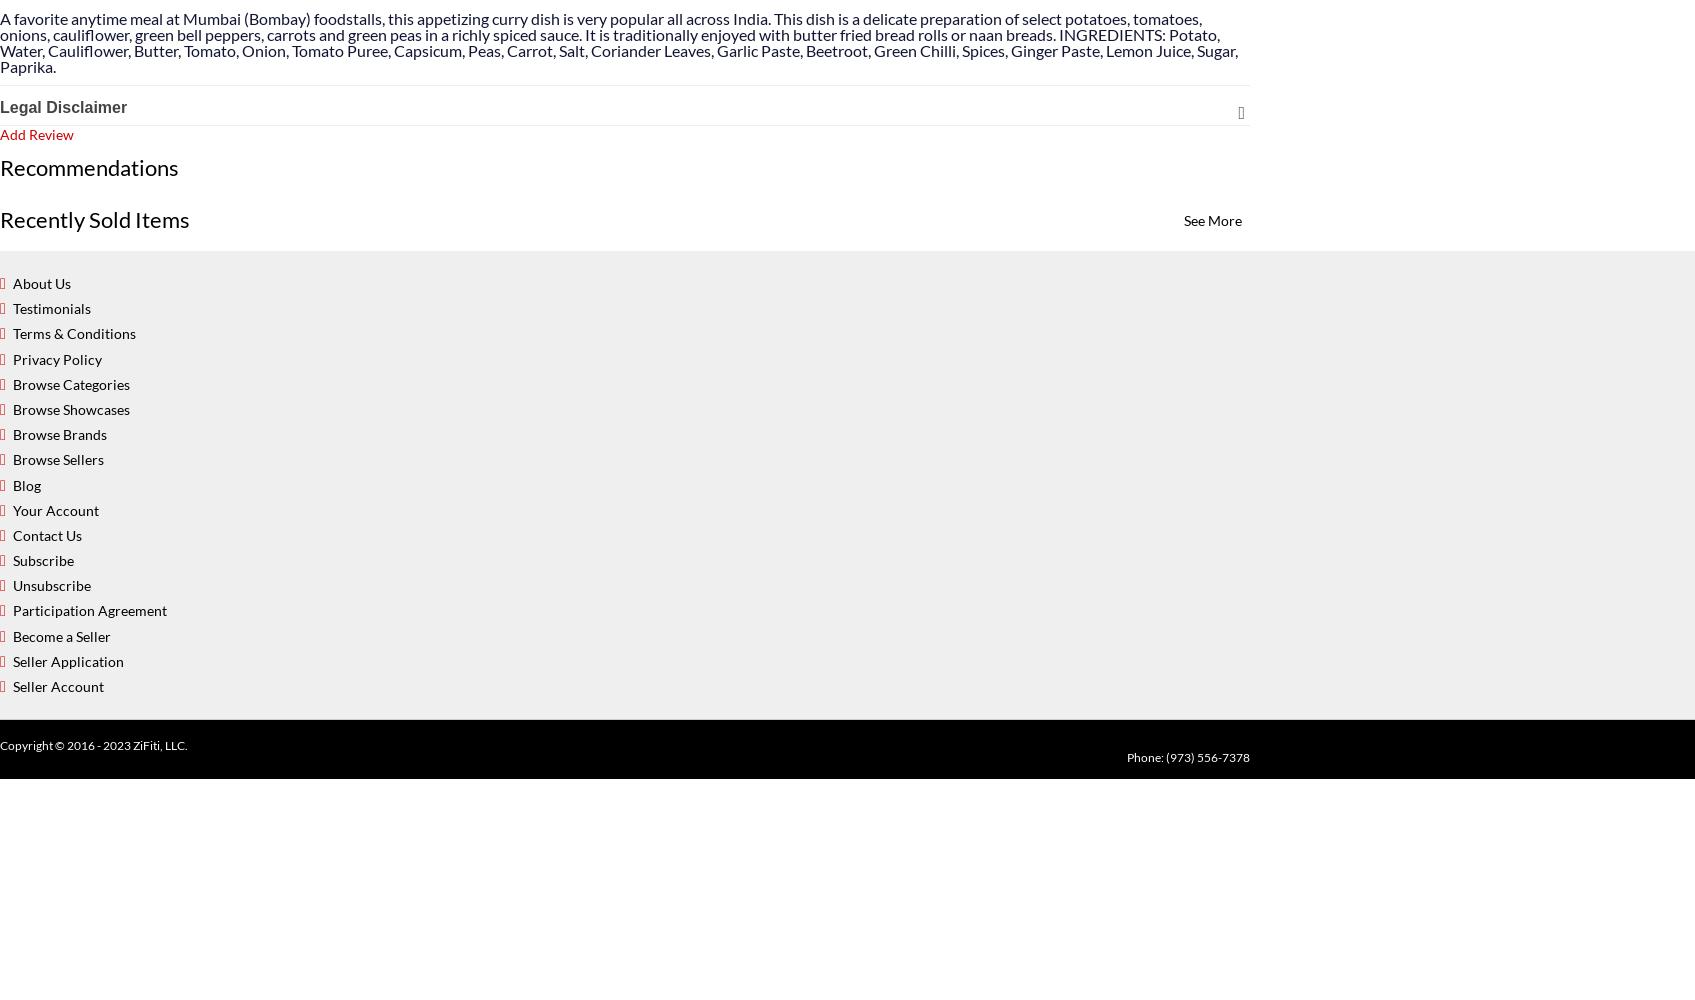  What do you see at coordinates (12, 434) in the screenshot?
I see `'Browse Brands'` at bounding box center [12, 434].